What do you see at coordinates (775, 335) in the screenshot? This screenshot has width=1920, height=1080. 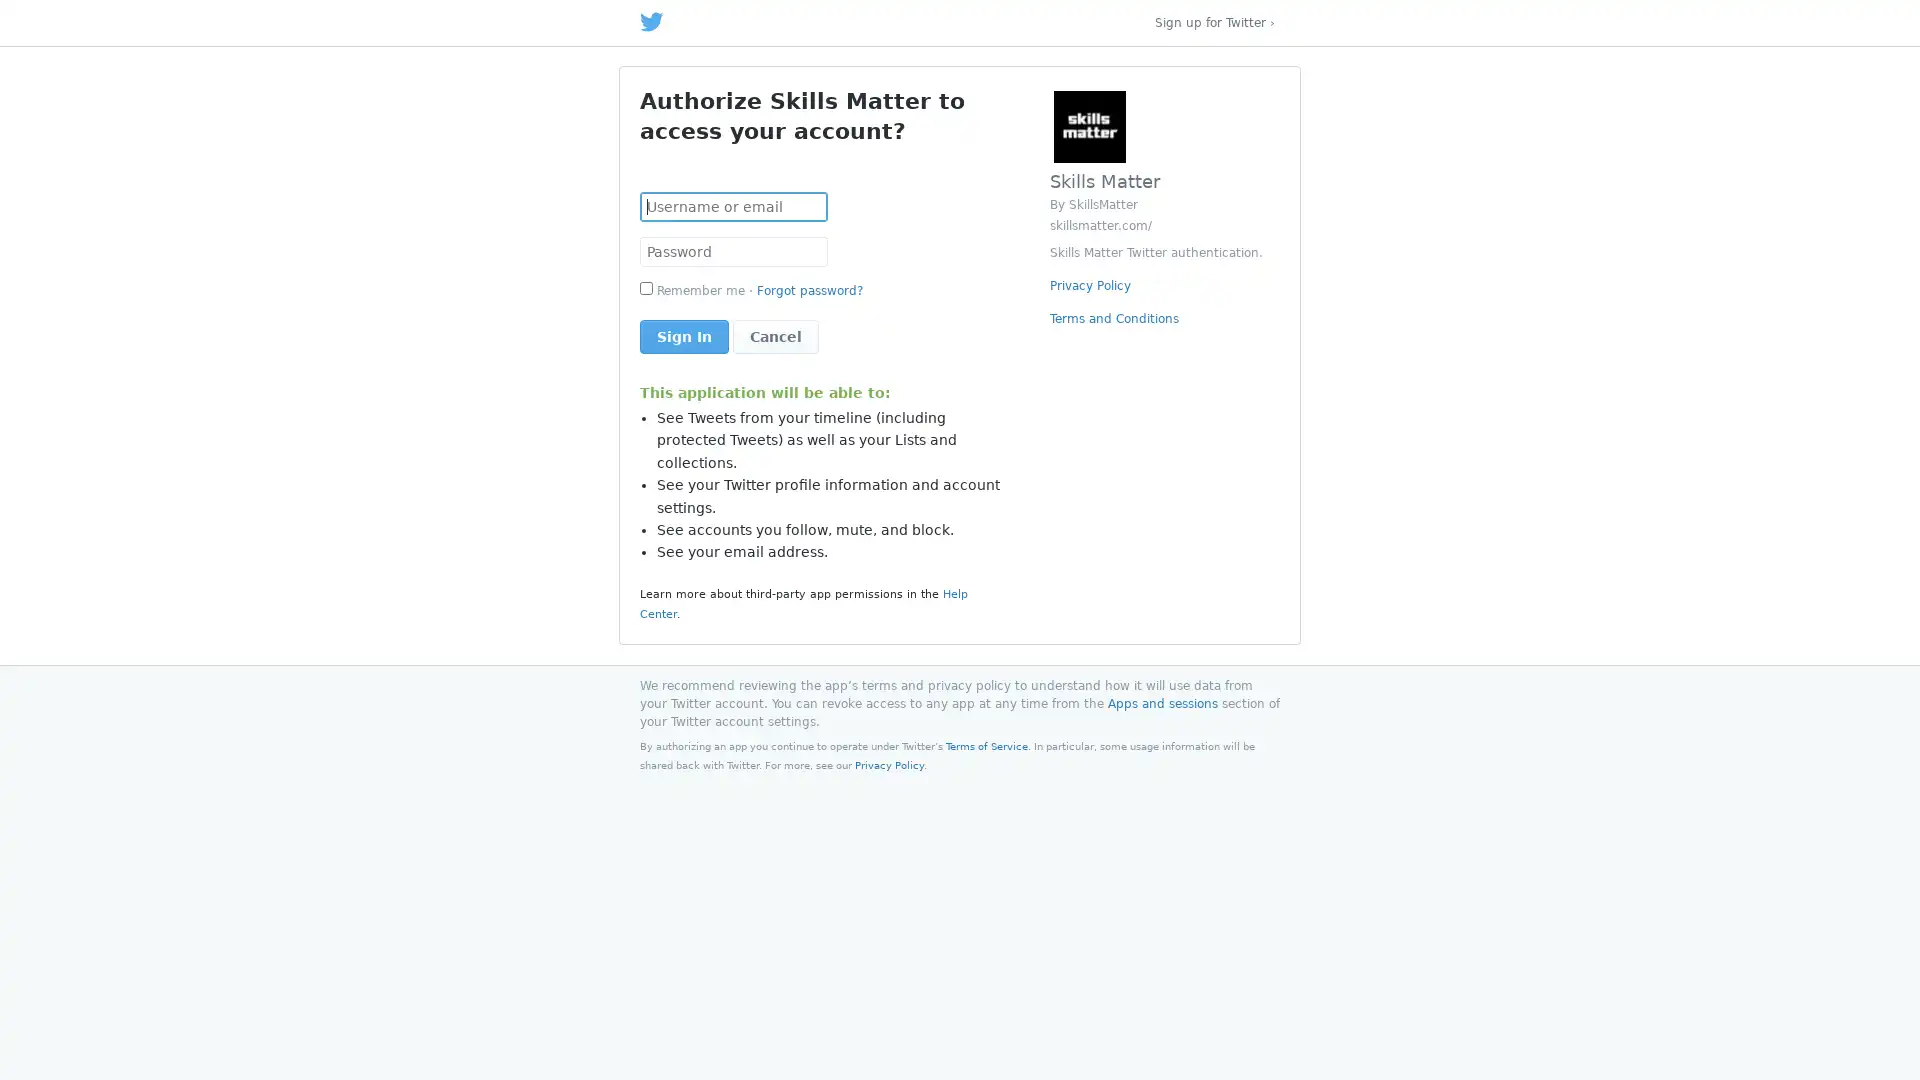 I see `Cancel` at bounding box center [775, 335].